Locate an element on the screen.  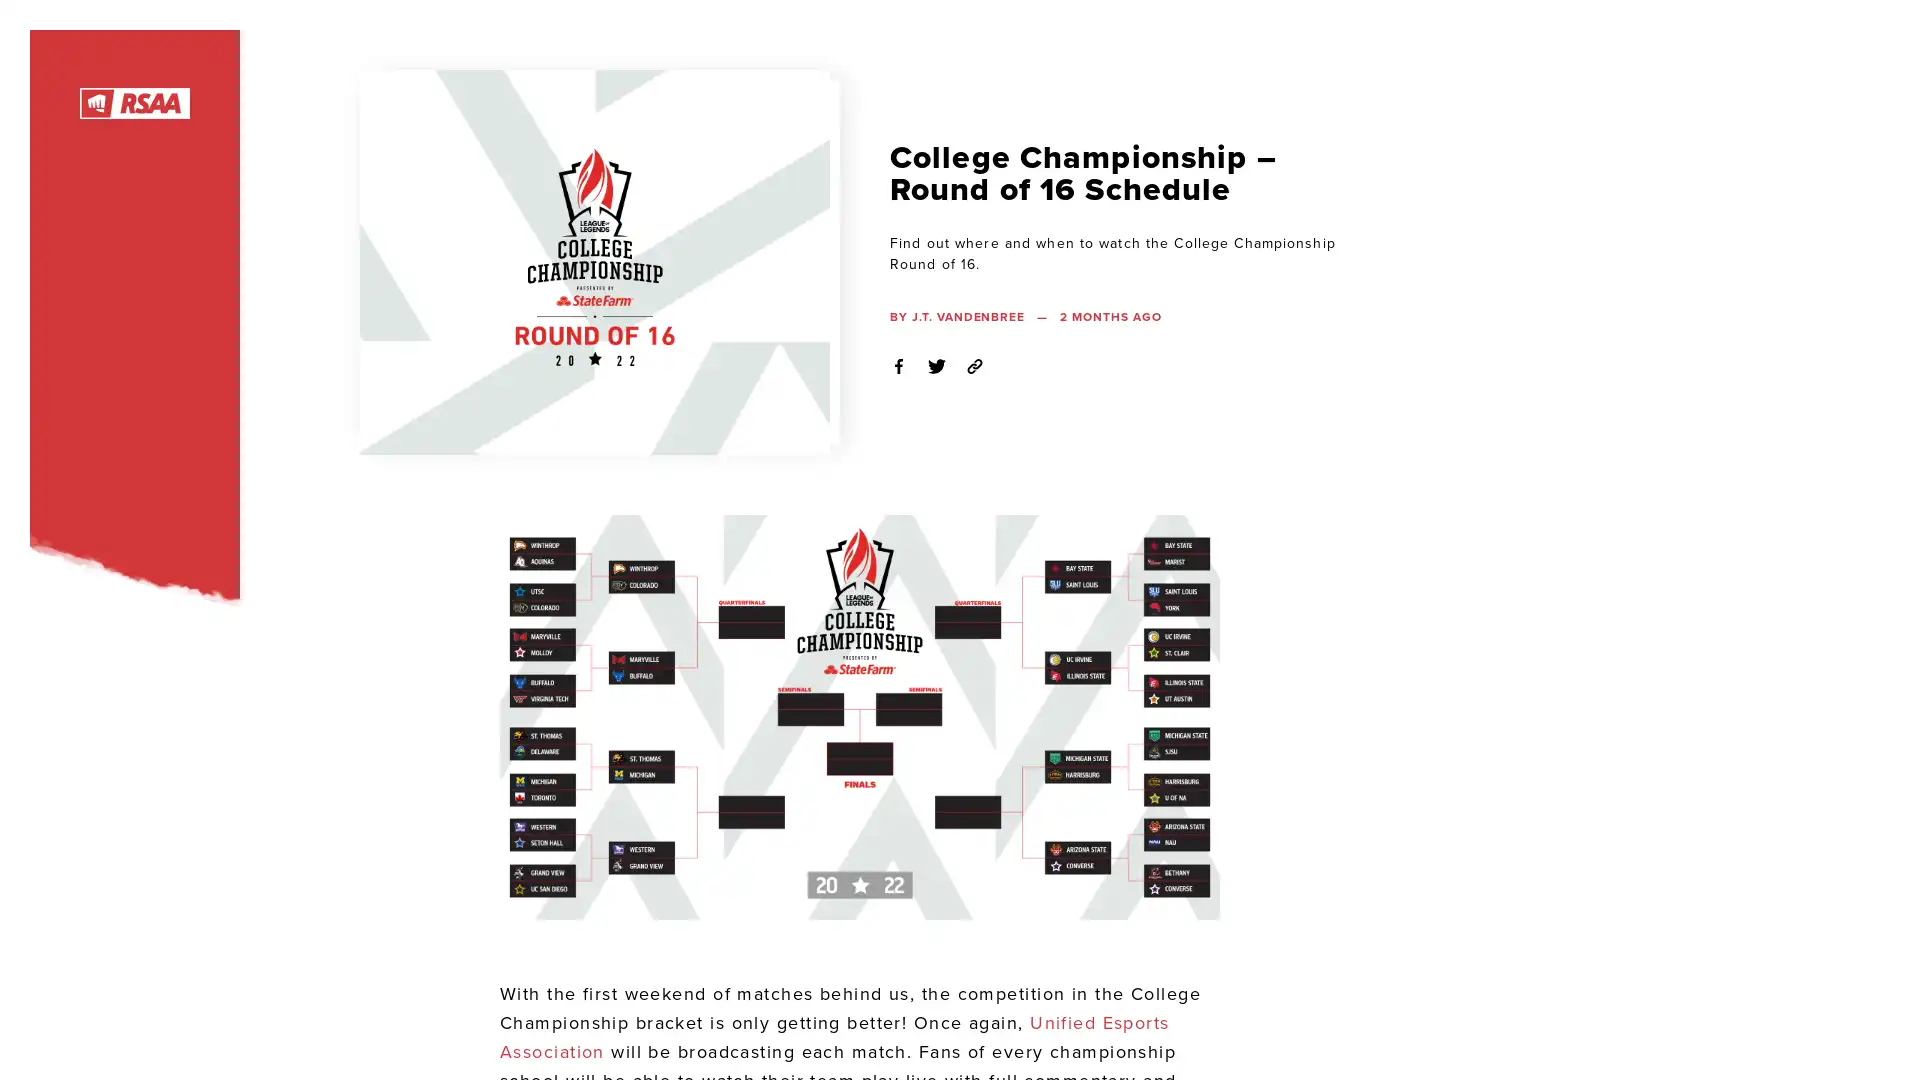
Share on Facebook is located at coordinates (897, 366).